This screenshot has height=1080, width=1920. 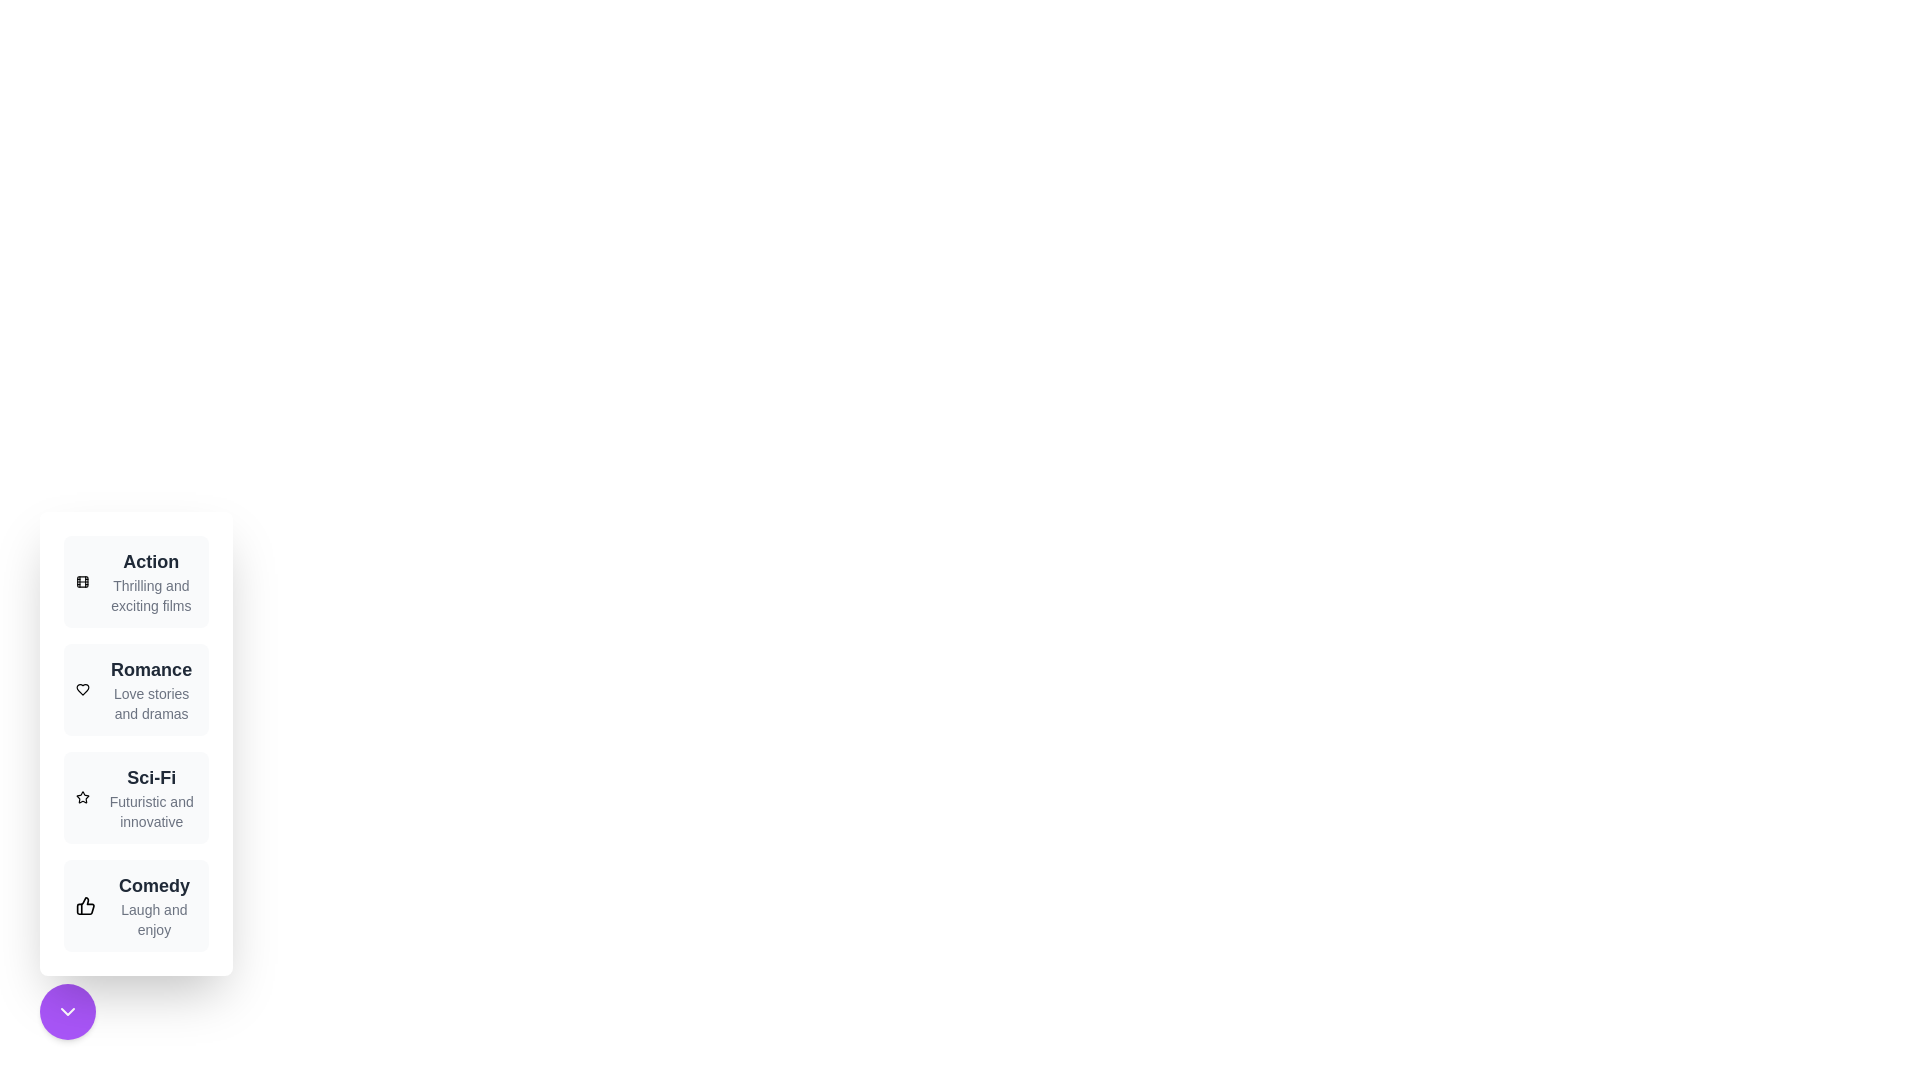 I want to click on the genre Romance from the menu, so click(x=135, y=689).